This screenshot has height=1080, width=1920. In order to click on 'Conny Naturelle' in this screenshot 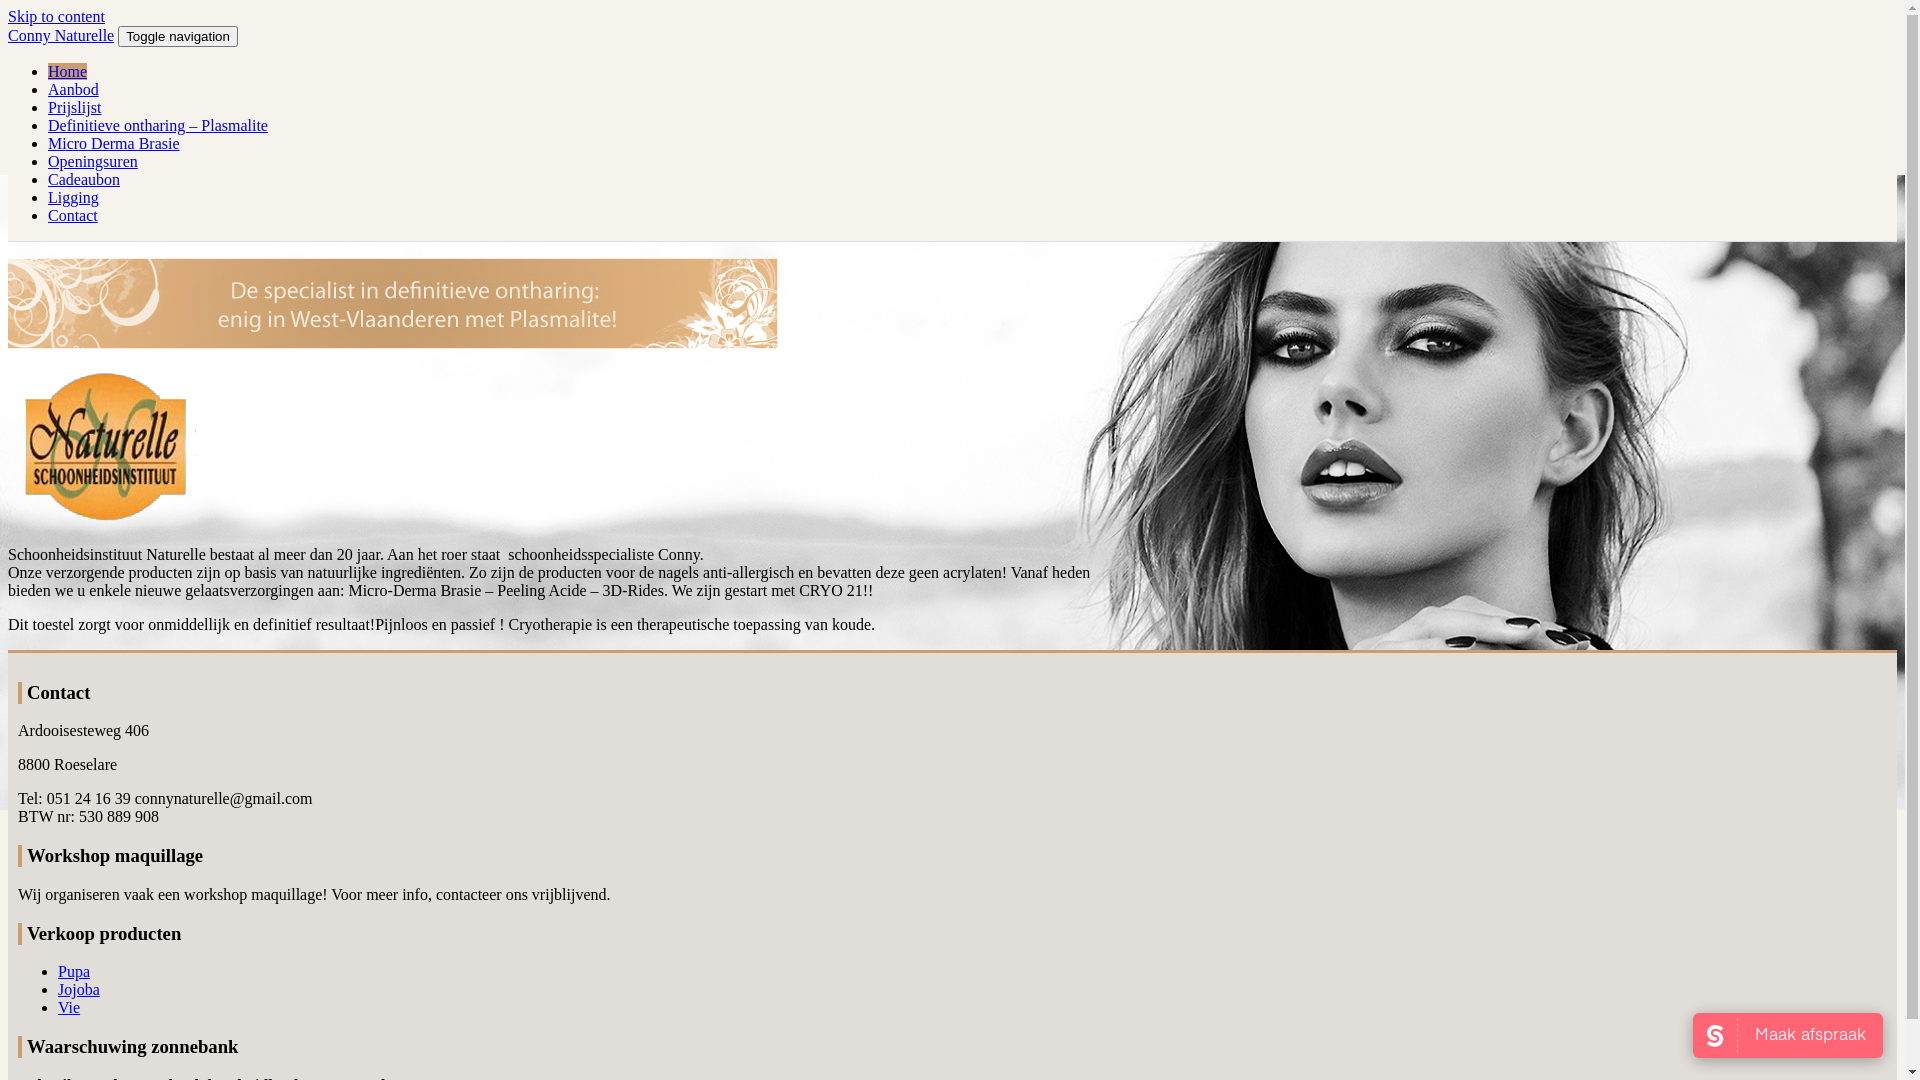, I will do `click(61, 35)`.